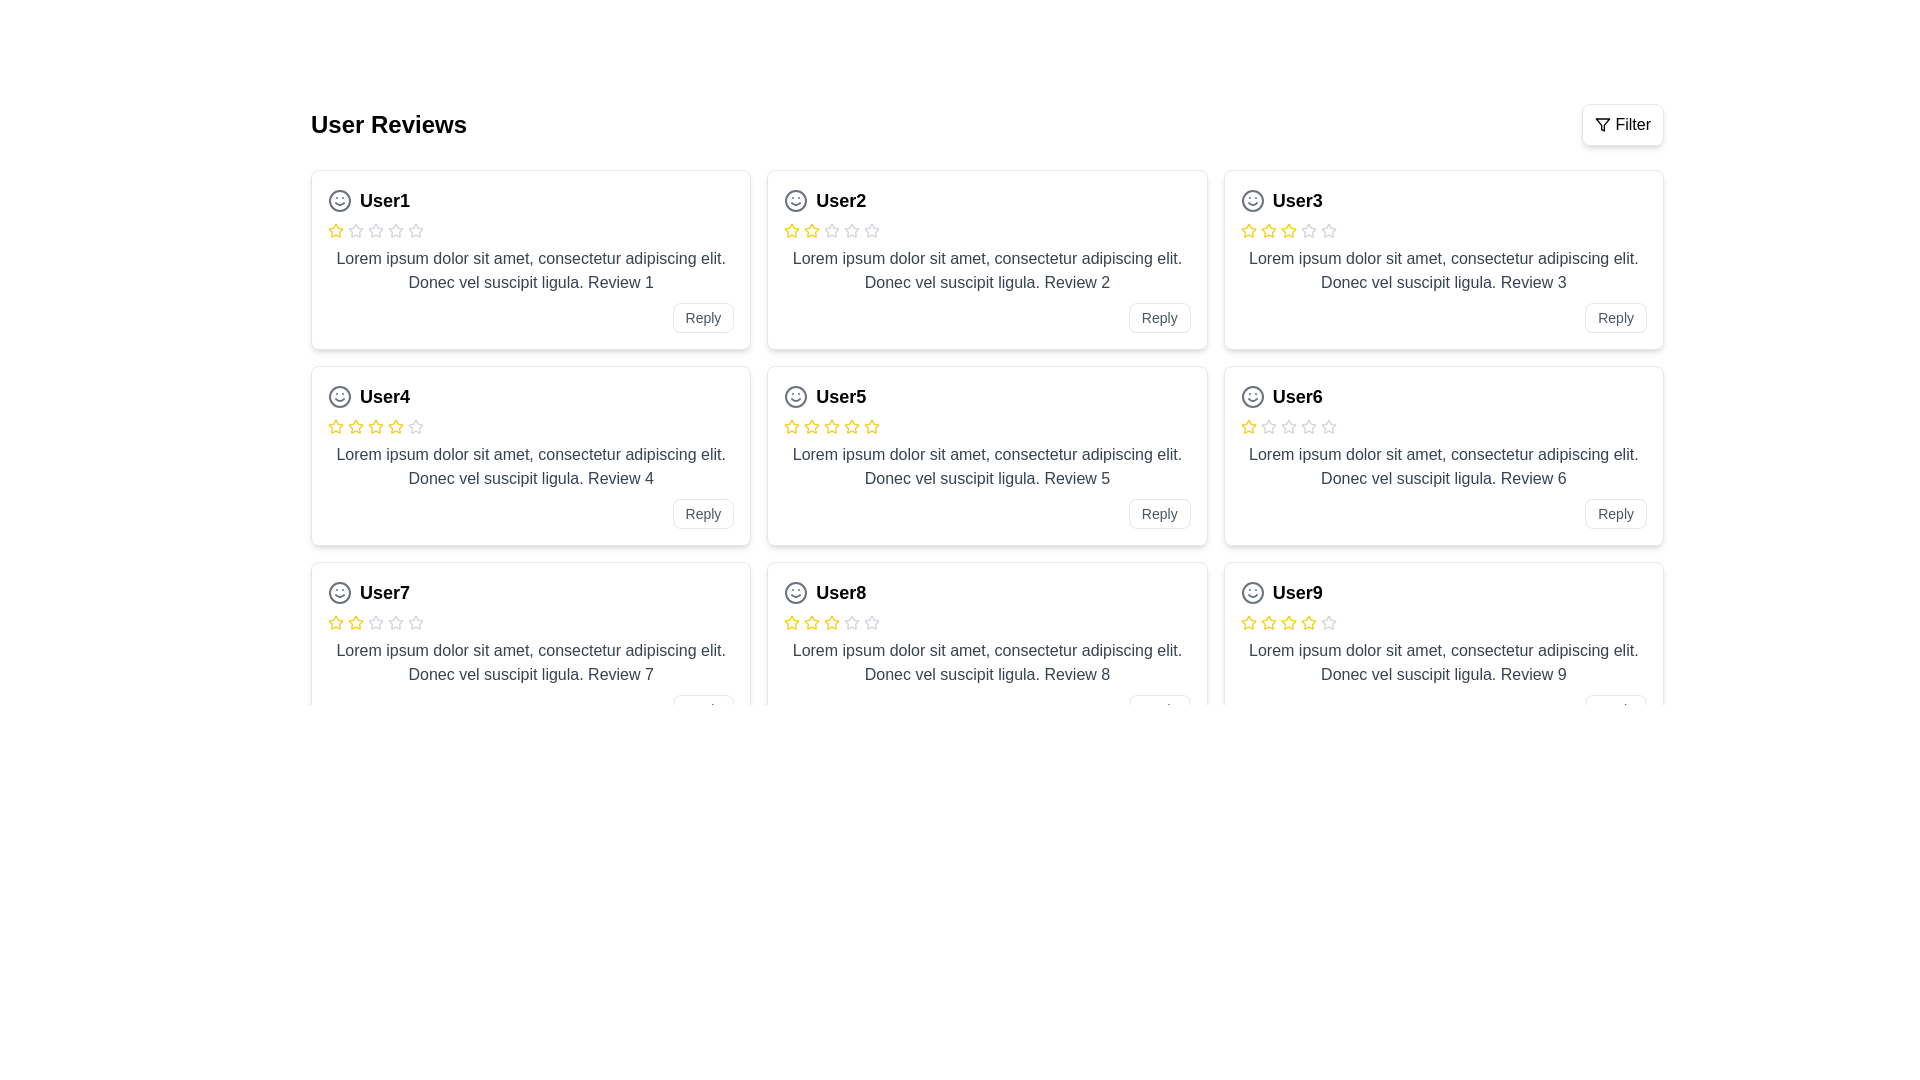 The width and height of the screenshot is (1920, 1080). I want to click on the second star icon in the rating system associated with 'User4's review, which is a yellow star icon in a horizontal row of five rating stars, so click(336, 425).